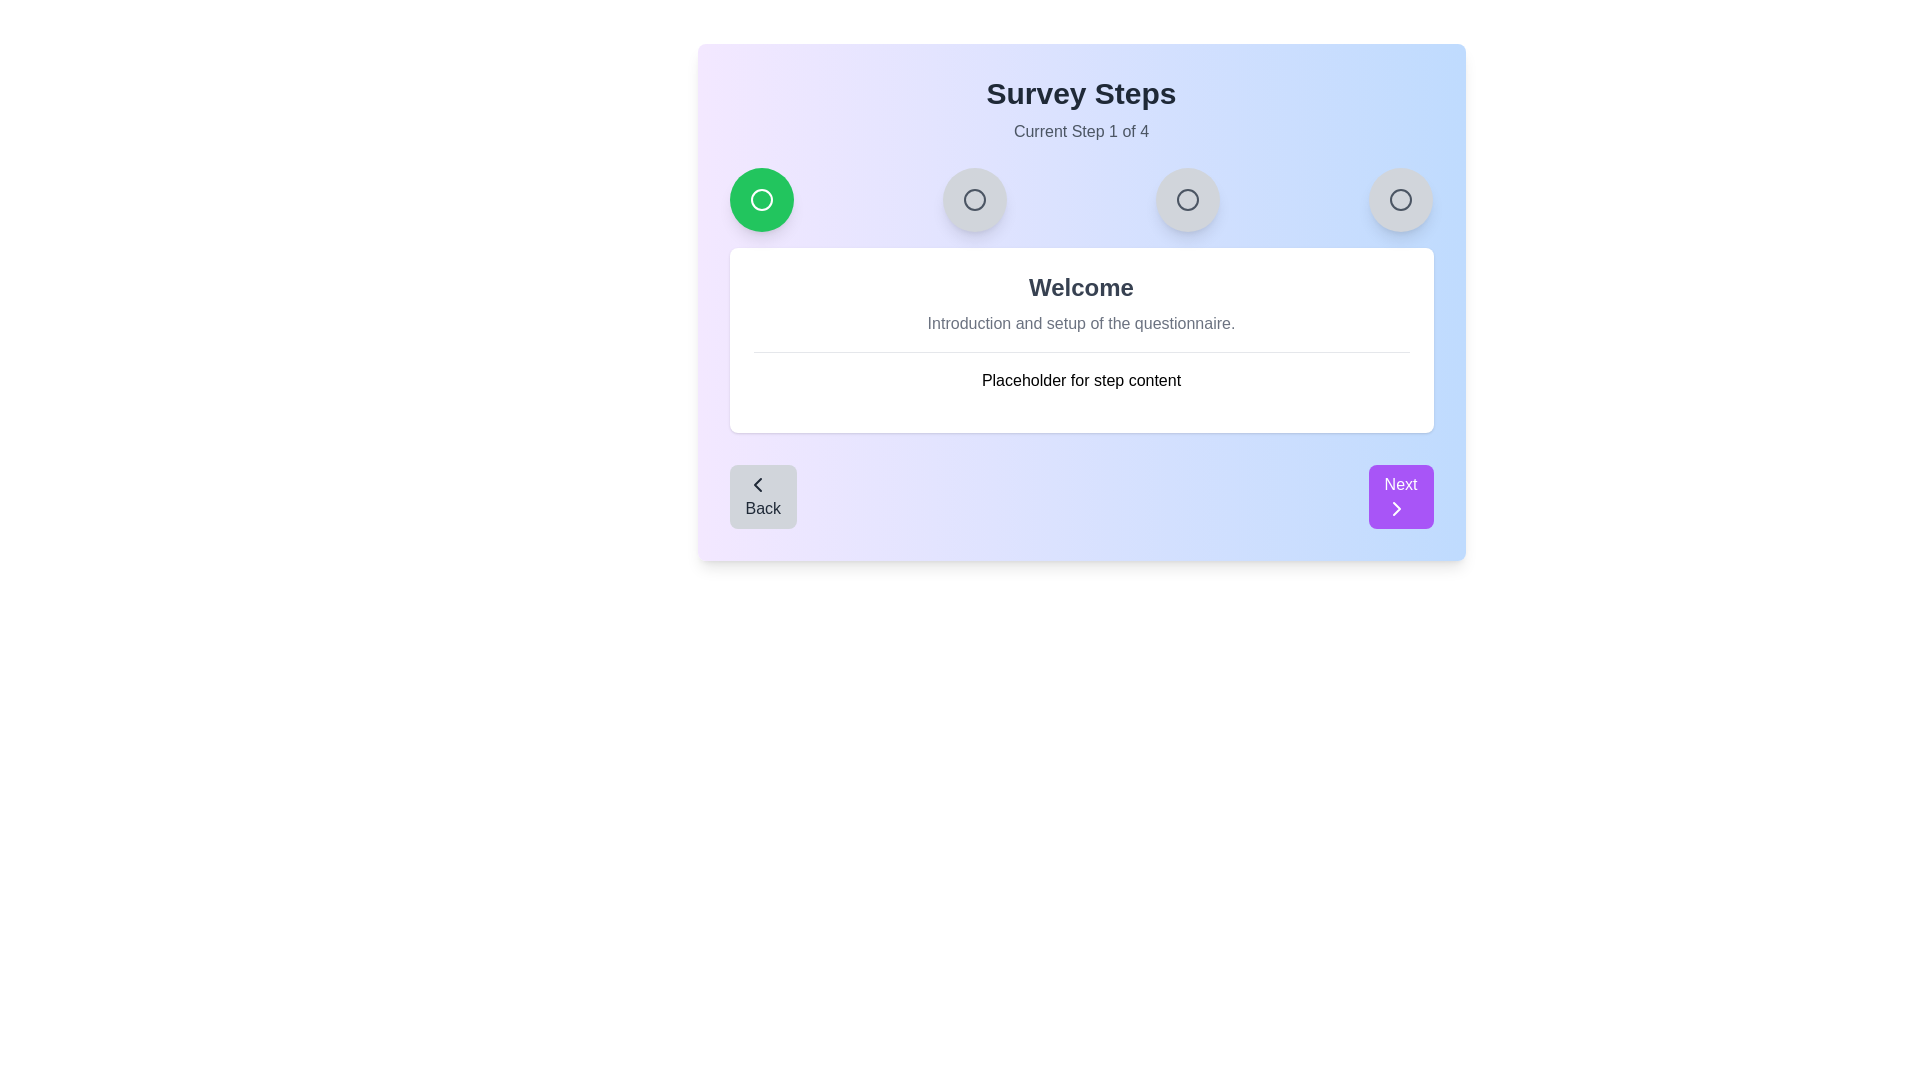  I want to click on the second Circle icon in the step indicator series, so click(974, 200).